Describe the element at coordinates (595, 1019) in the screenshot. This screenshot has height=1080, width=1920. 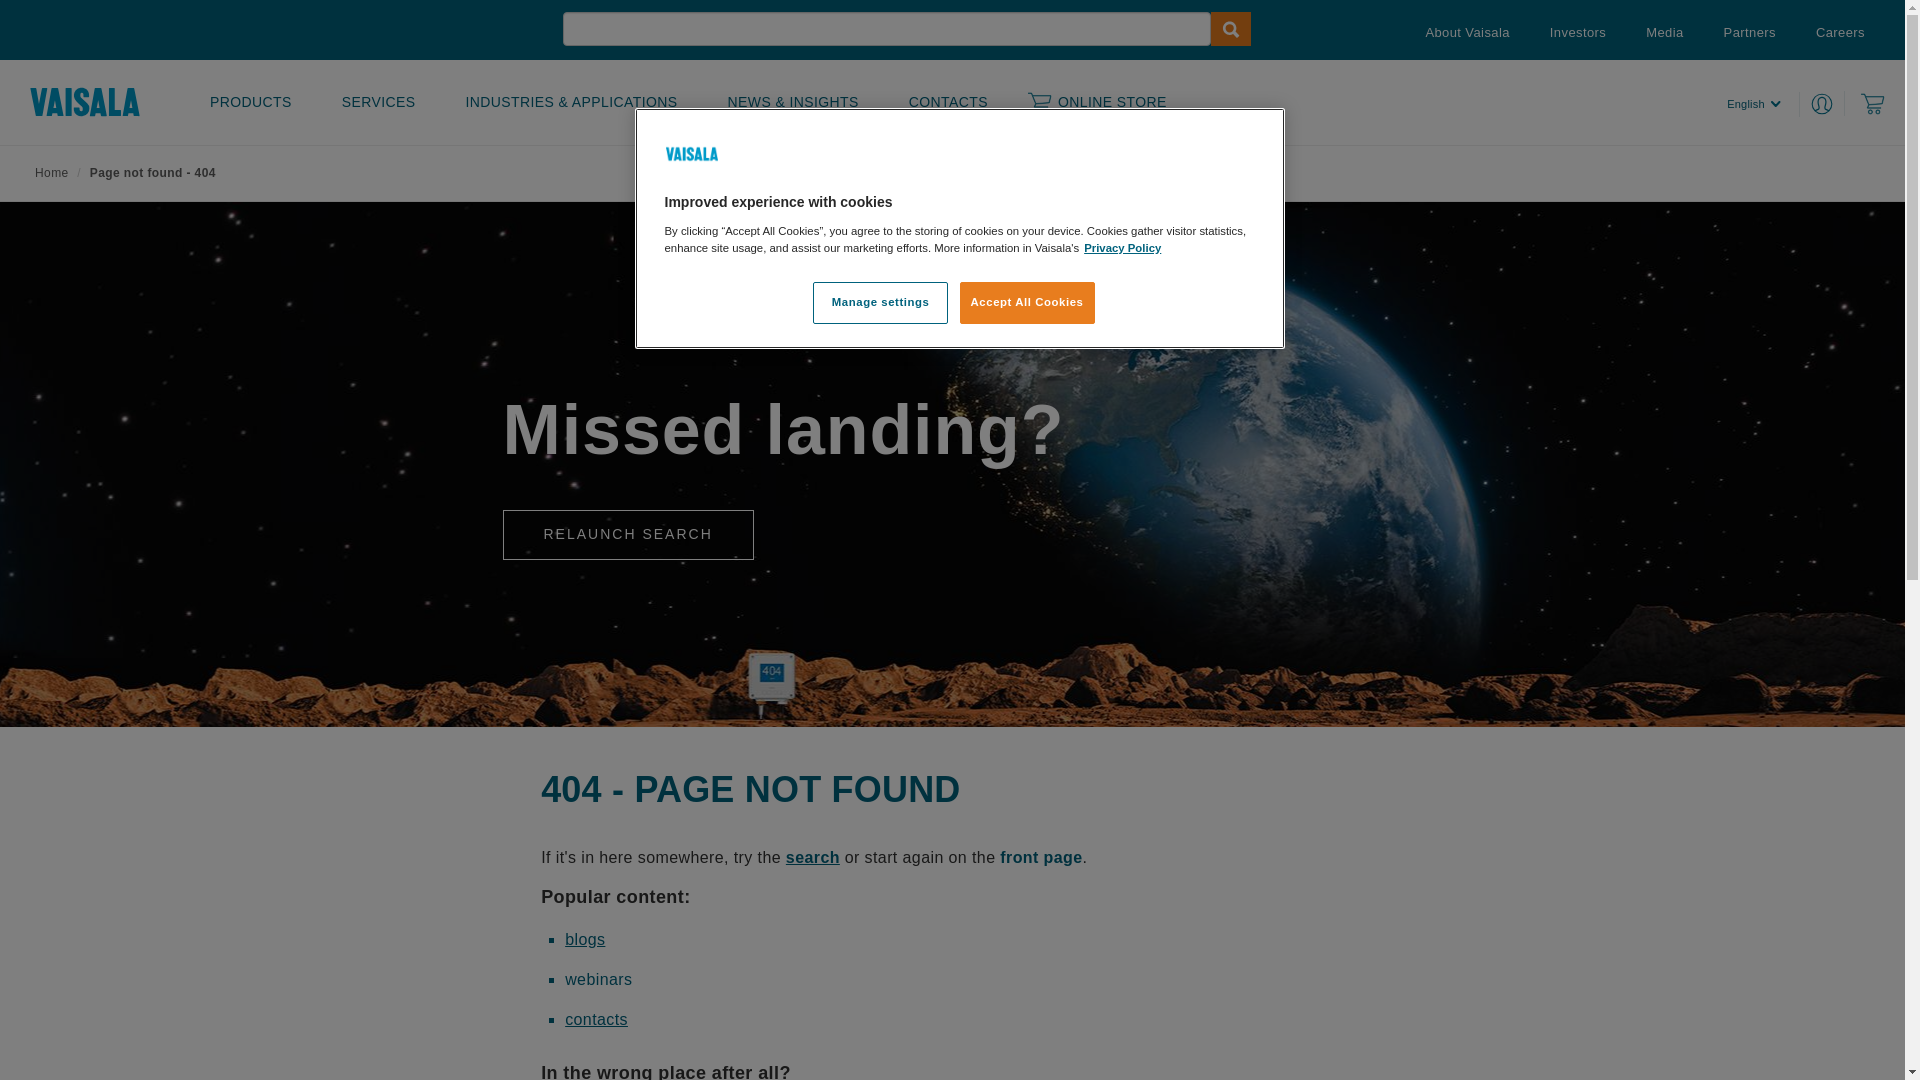
I see `'contacts'` at that location.